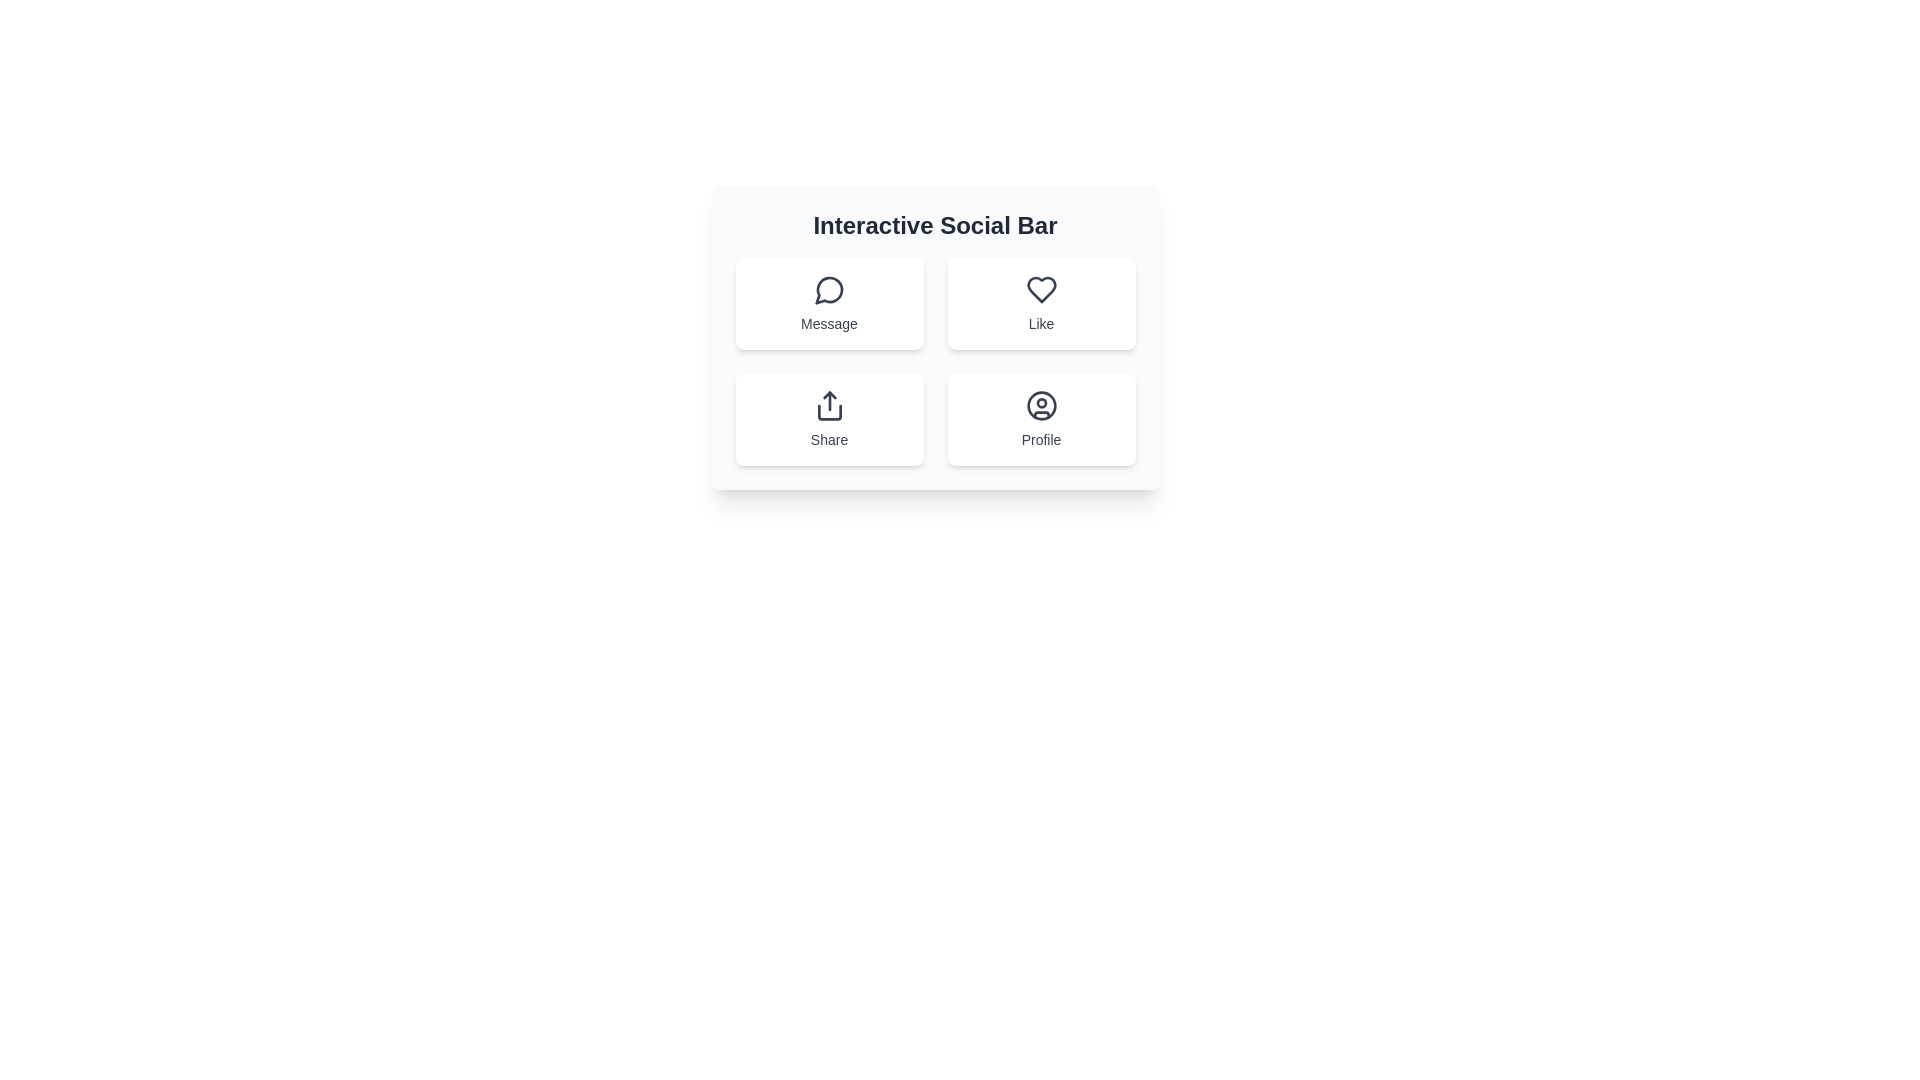 The width and height of the screenshot is (1920, 1080). What do you see at coordinates (1040, 289) in the screenshot?
I see `the heart icon with a hollow design and dark outline, located above the 'Like' text in the top-right quadrant of the interactive social bar` at bounding box center [1040, 289].